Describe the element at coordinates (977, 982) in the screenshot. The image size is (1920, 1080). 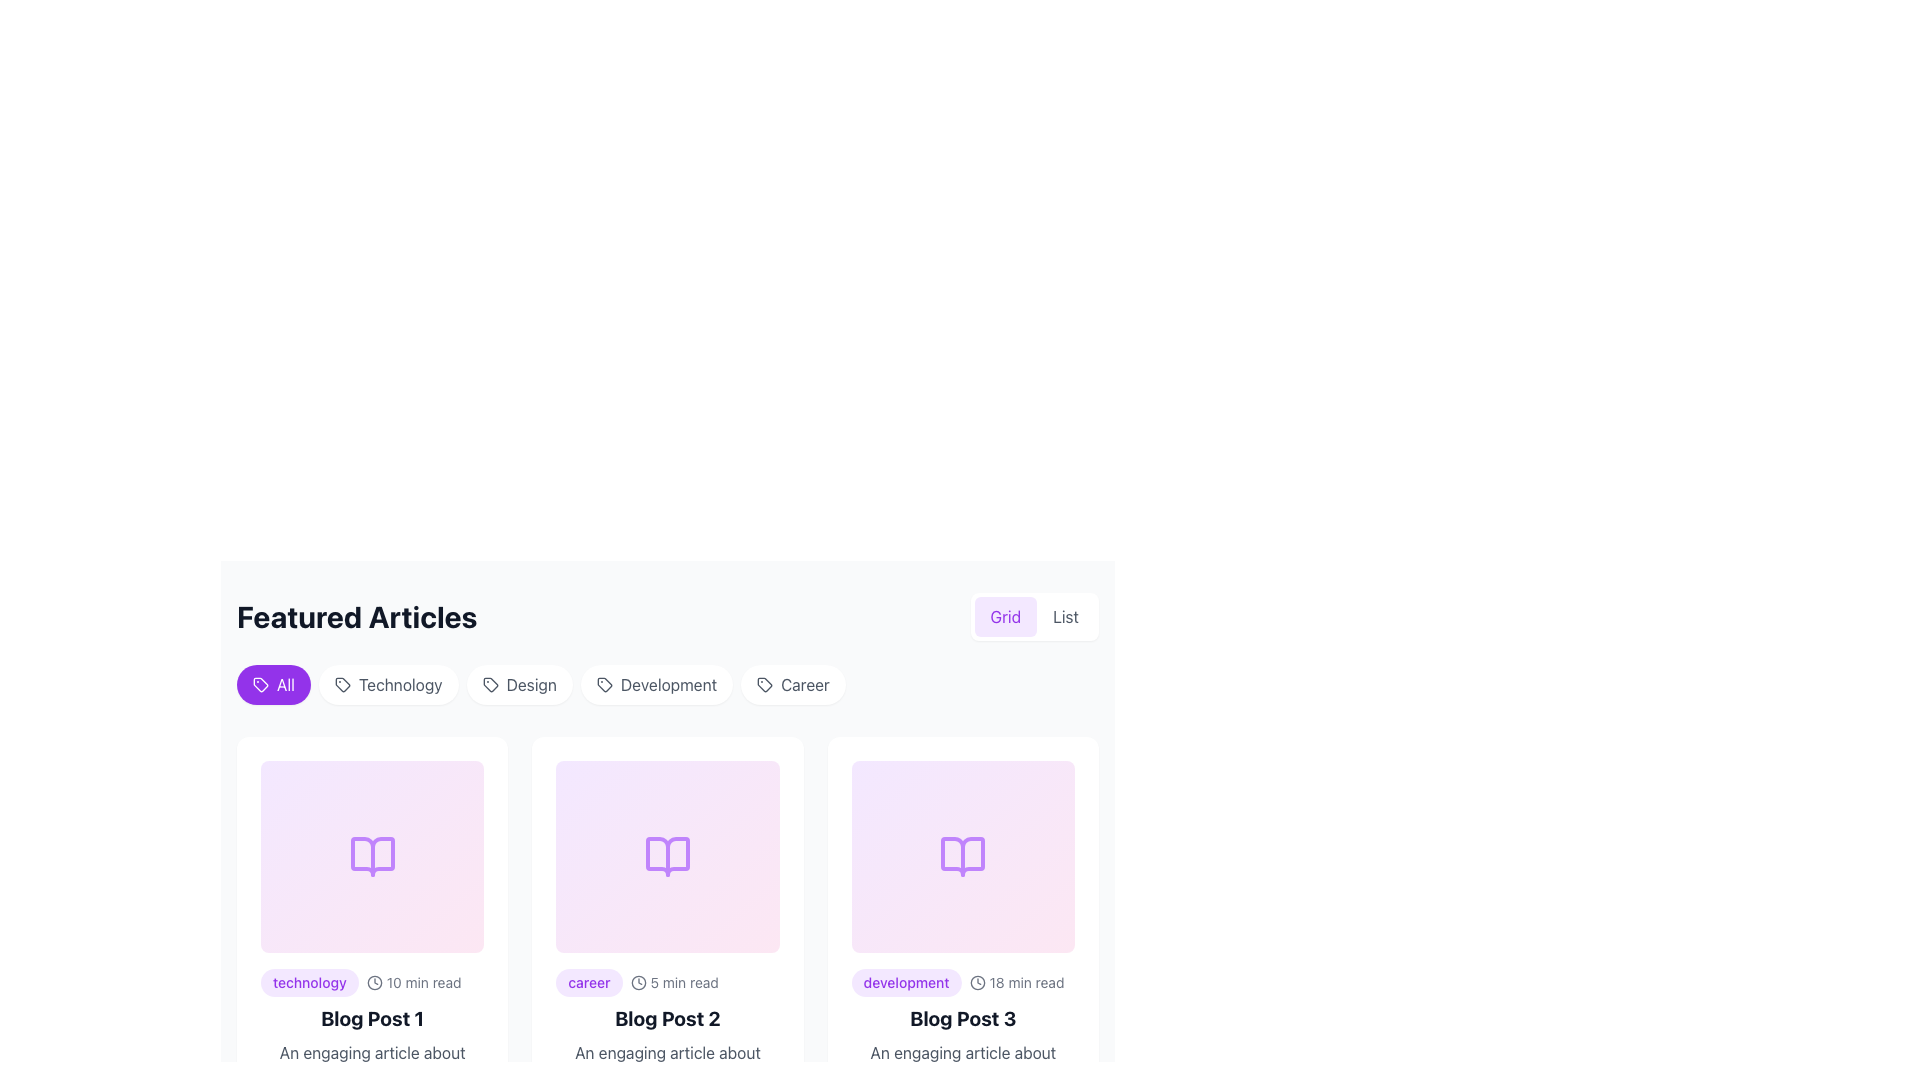
I see `the small clock icon with a circular outline located adjacent to the '18 min read' text for accessibility purposes` at that location.